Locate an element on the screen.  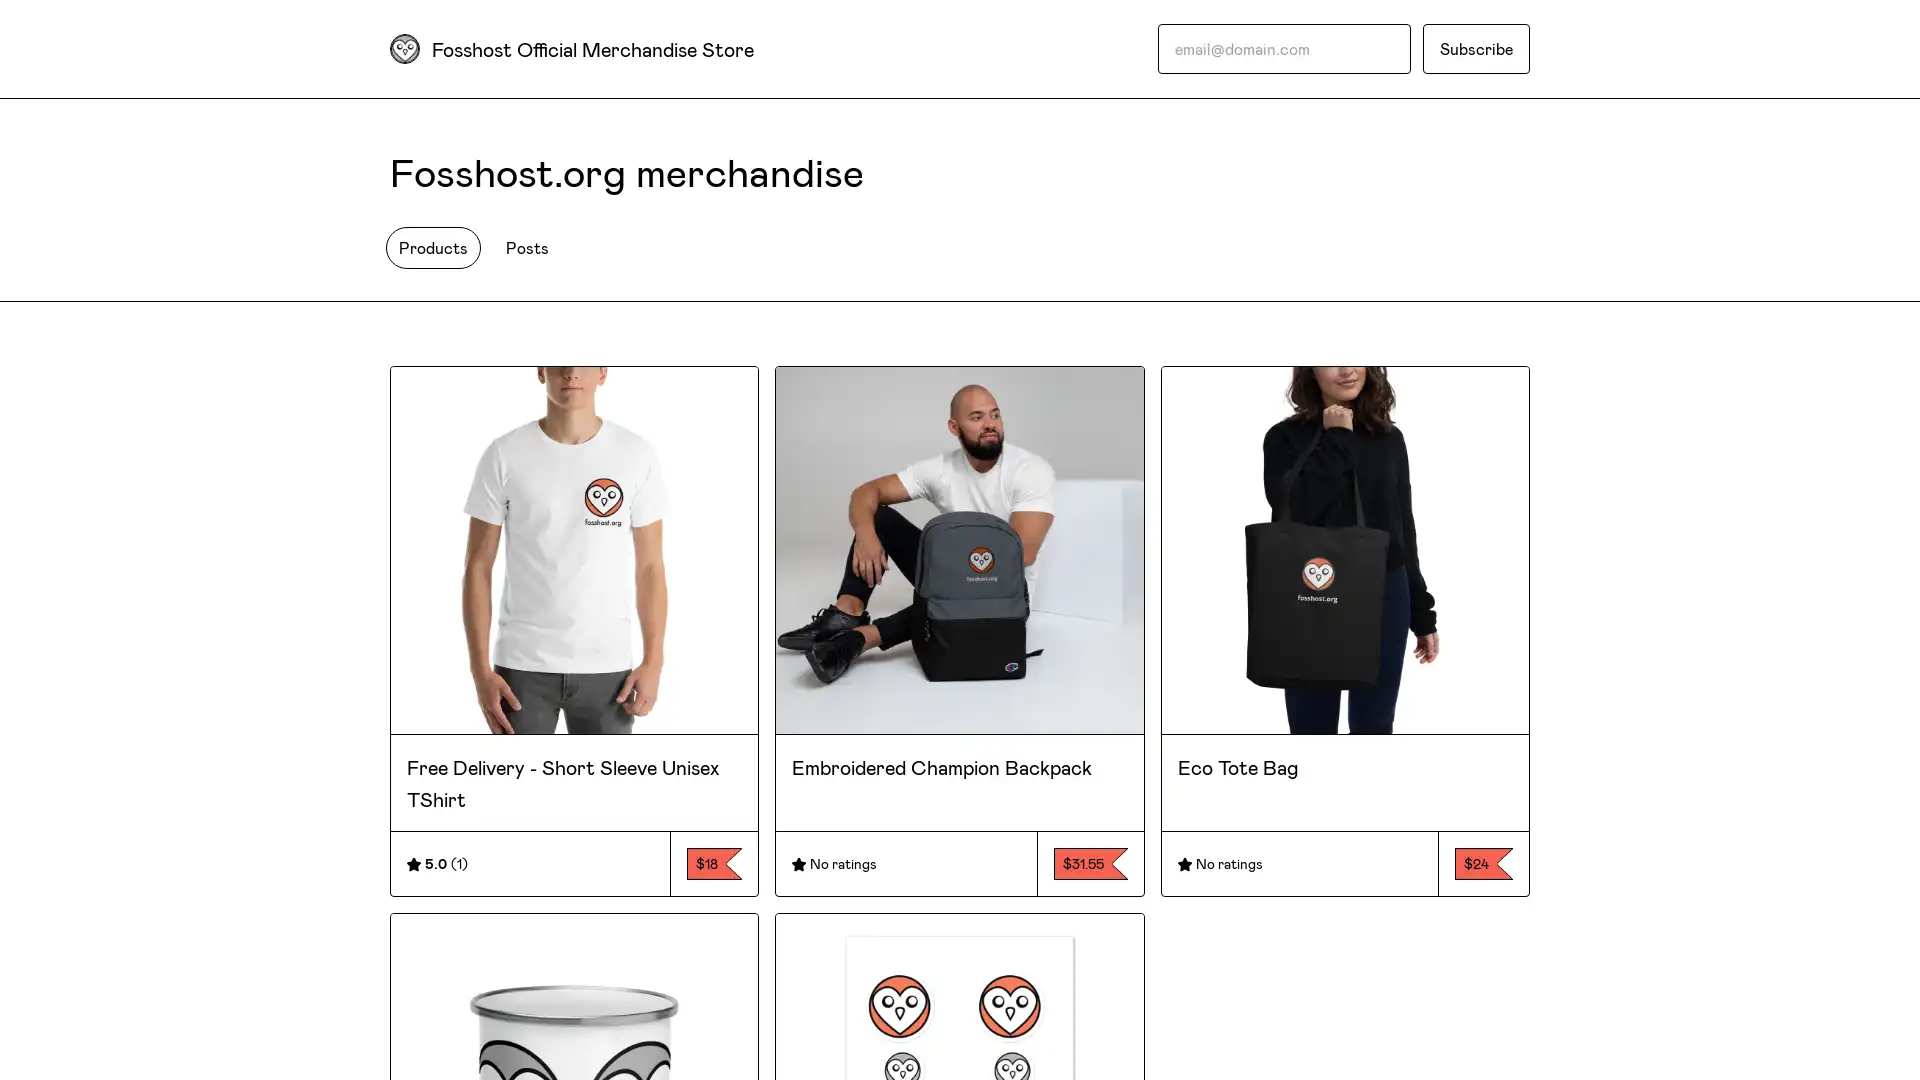
Subscribe is located at coordinates (1476, 48).